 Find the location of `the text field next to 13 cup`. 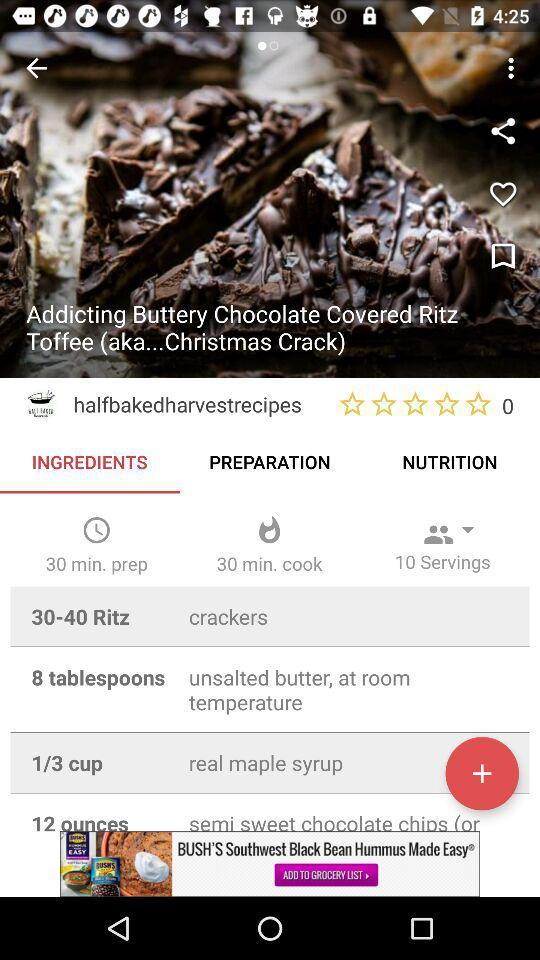

the text field next to 13 cup is located at coordinates (348, 762).